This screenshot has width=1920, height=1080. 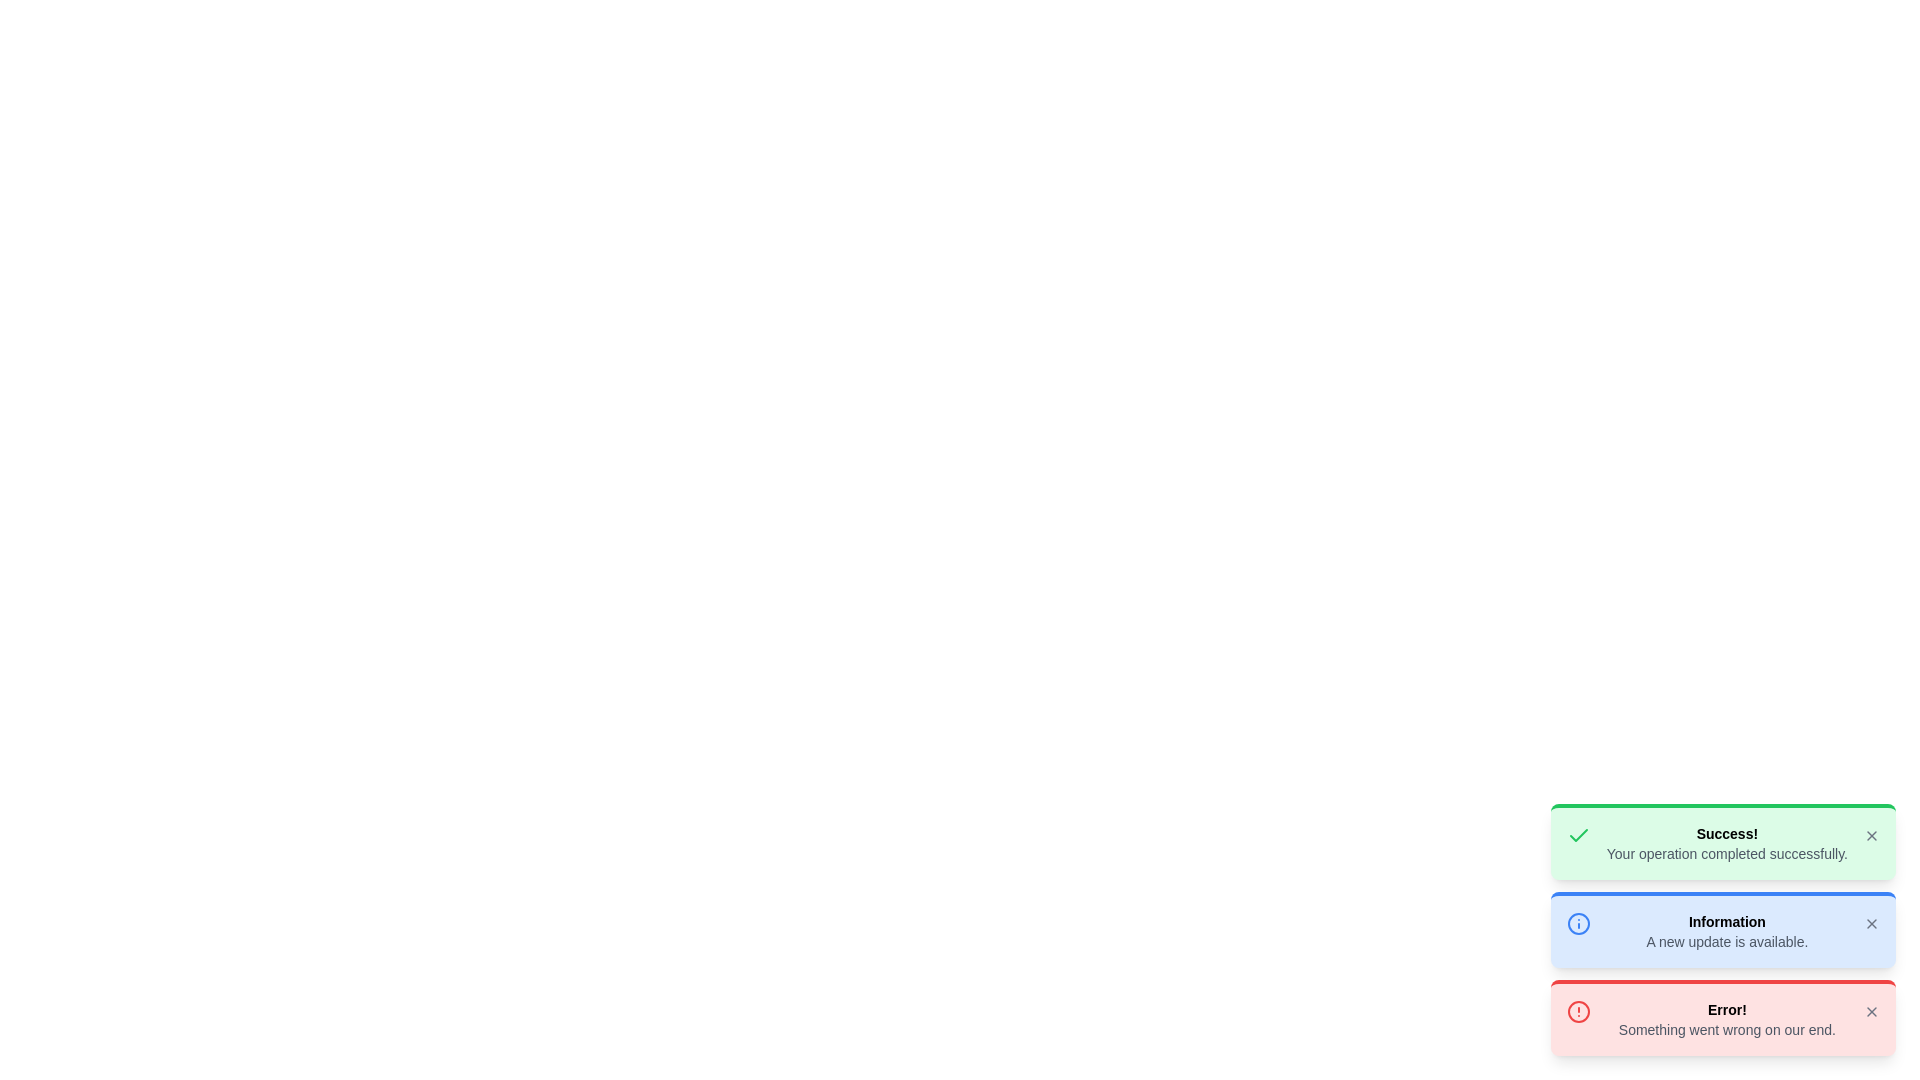 What do you see at coordinates (1726, 921) in the screenshot?
I see `the text label that serves as the header for the notification card, located at the top portion of the blue notification card above the text 'A new update is available.'` at bounding box center [1726, 921].